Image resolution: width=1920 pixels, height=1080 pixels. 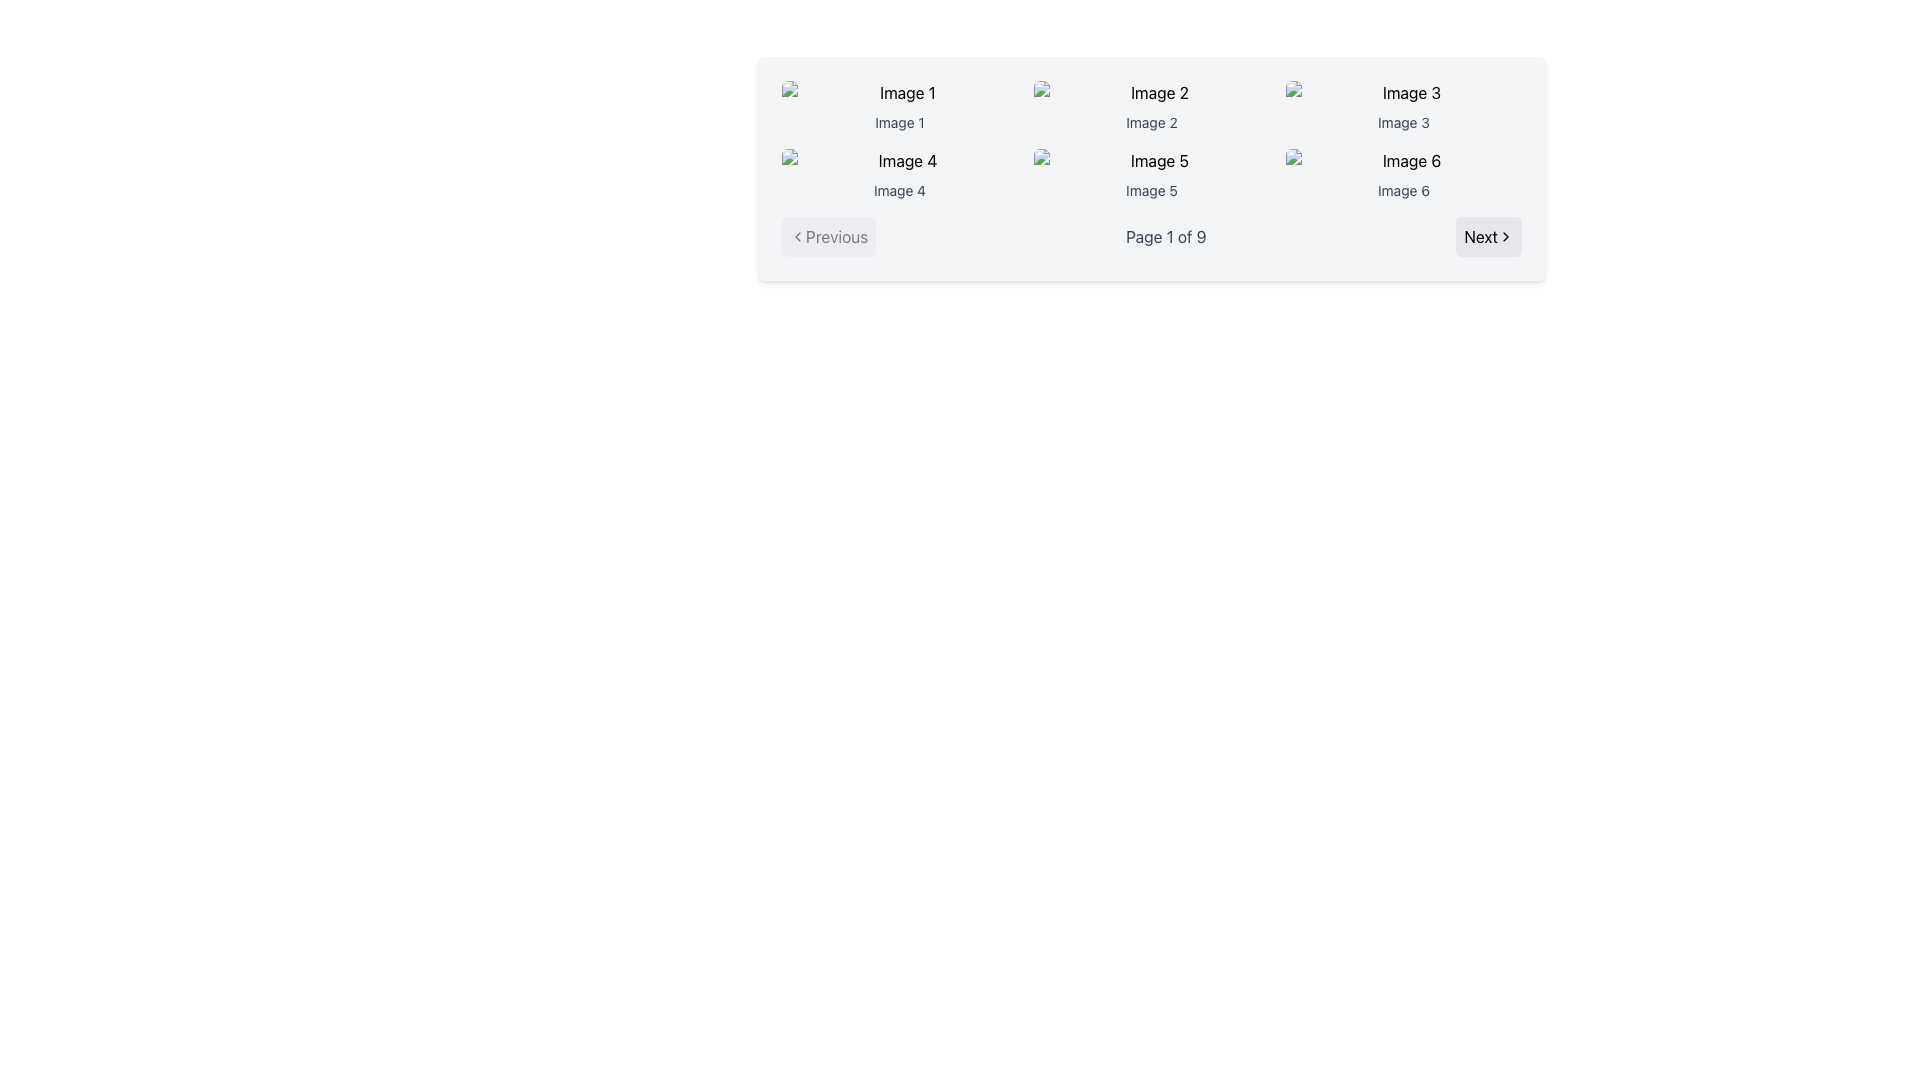 What do you see at coordinates (1402, 160) in the screenshot?
I see `the image placeholder with alternative text 'Image 6', located` at bounding box center [1402, 160].